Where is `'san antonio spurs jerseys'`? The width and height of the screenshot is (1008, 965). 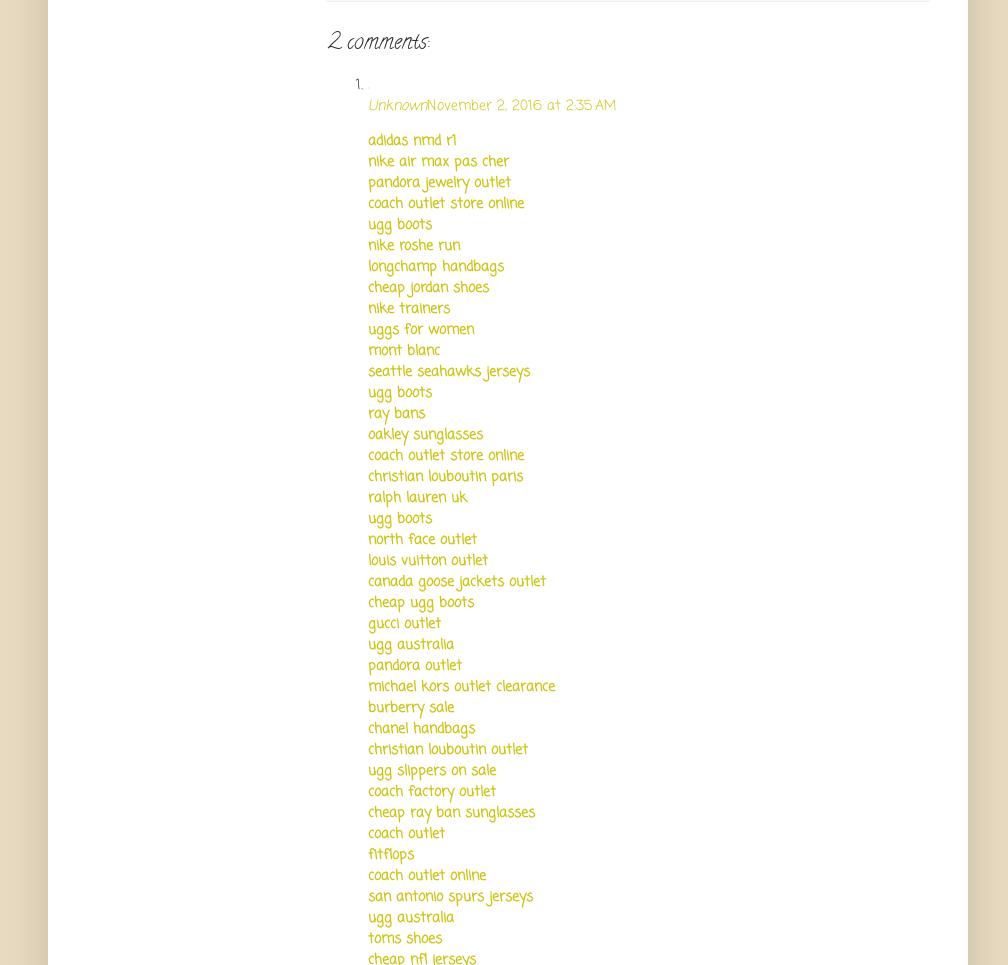
'san antonio spurs jerseys' is located at coordinates (450, 895).